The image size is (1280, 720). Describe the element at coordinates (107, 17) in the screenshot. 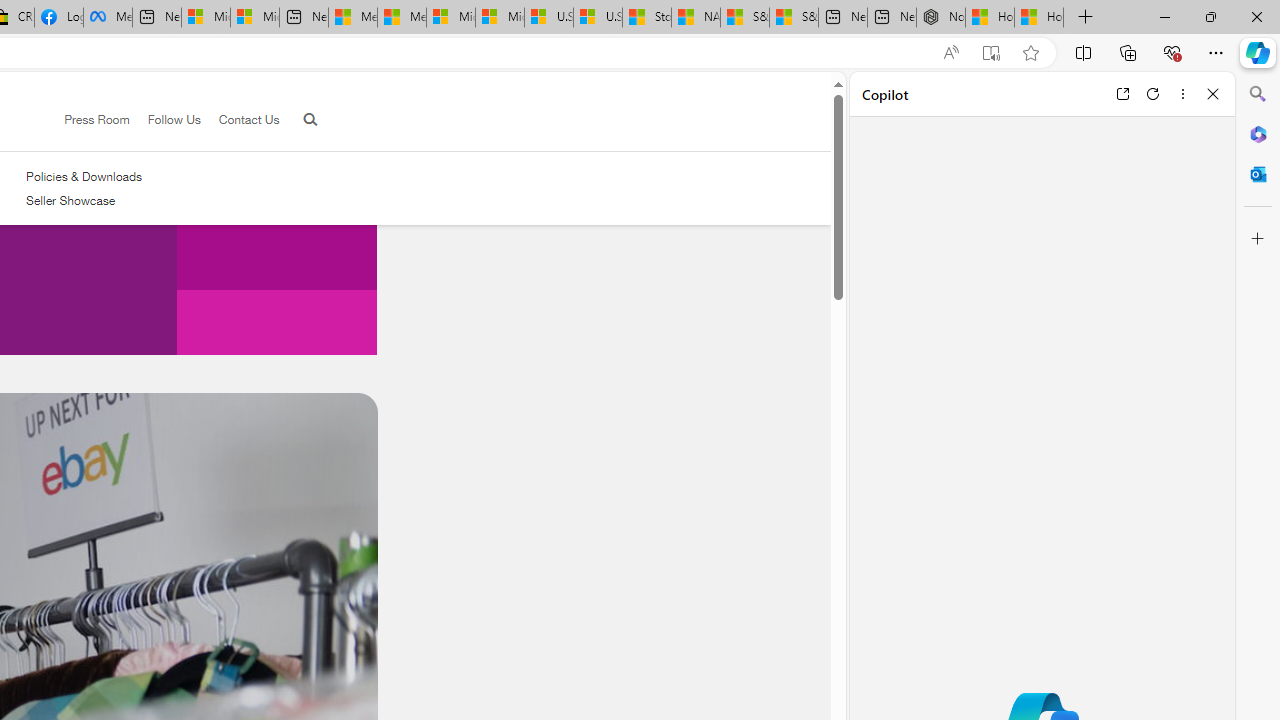

I see `'Meta Store'` at that location.